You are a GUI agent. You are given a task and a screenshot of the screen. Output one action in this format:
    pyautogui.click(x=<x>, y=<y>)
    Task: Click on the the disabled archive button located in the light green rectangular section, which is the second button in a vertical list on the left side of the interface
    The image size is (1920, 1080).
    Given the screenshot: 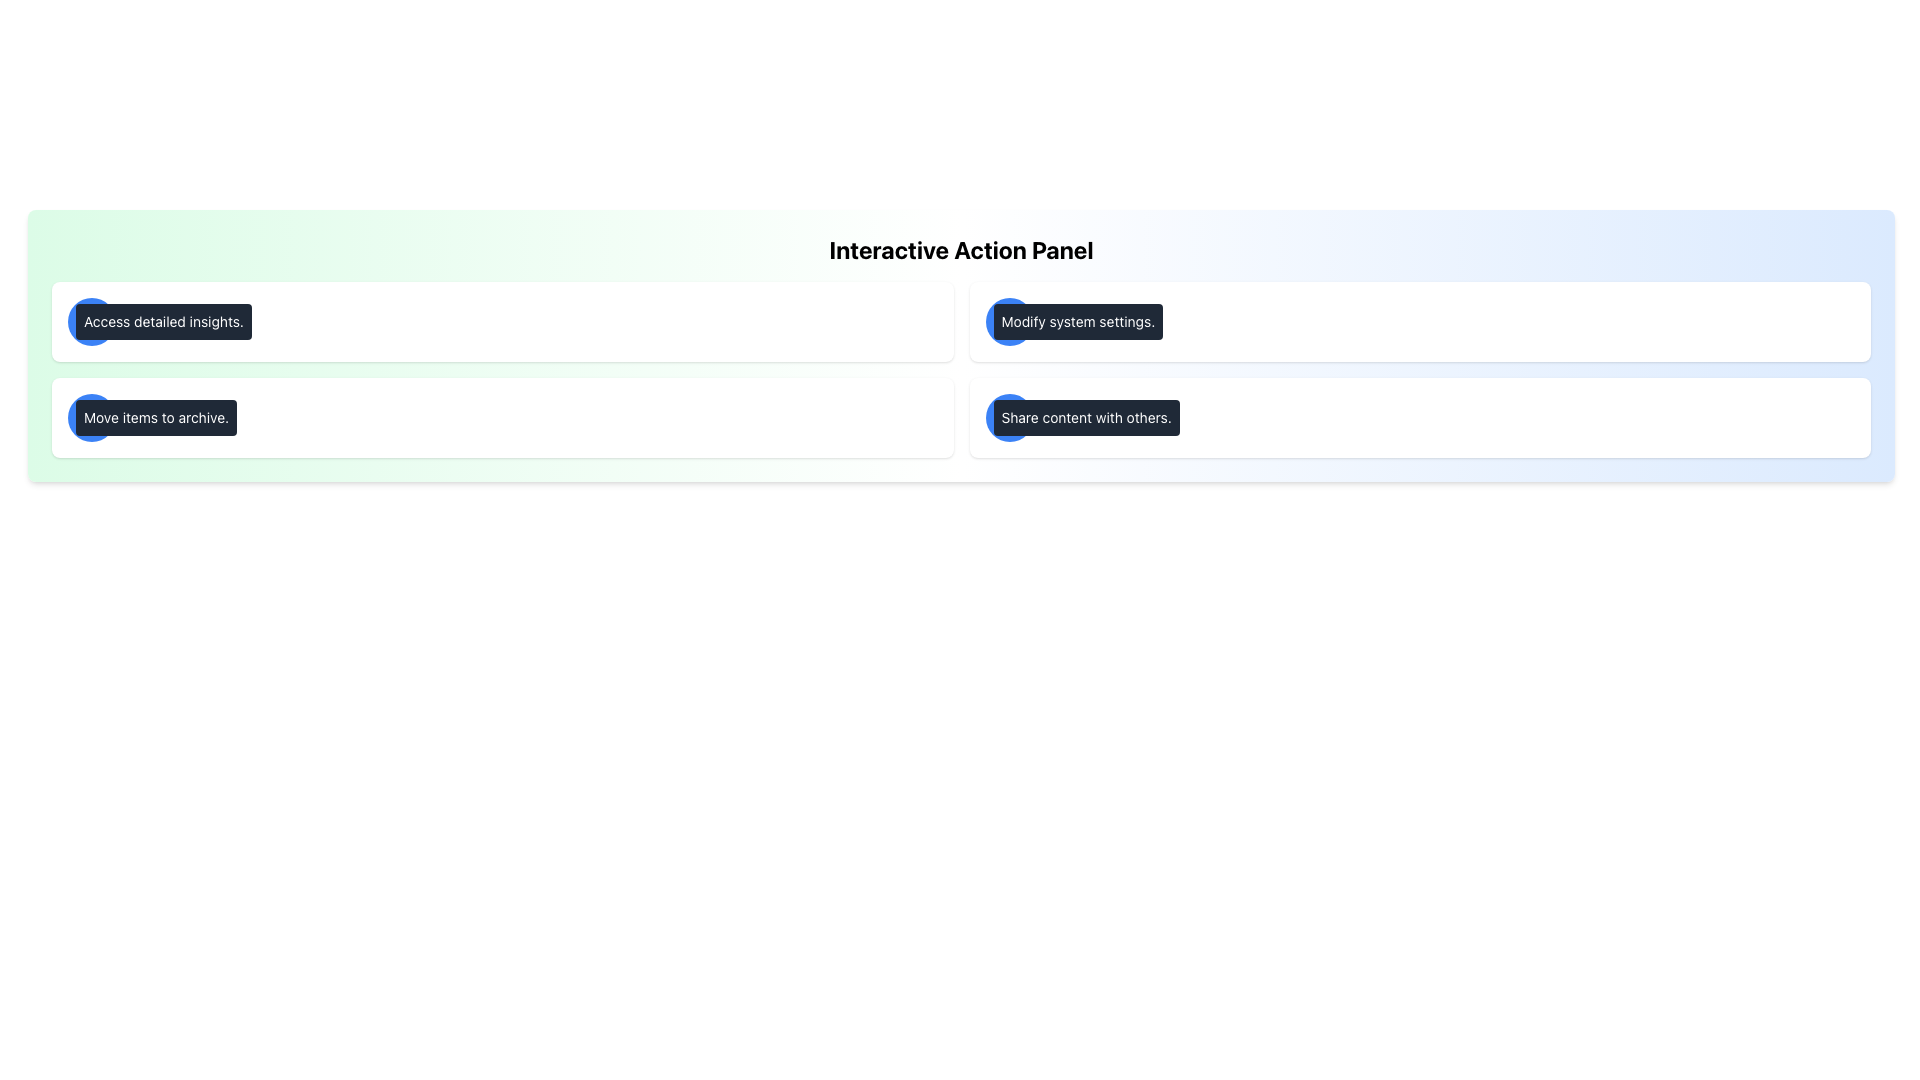 What is the action you would take?
    pyautogui.click(x=155, y=416)
    